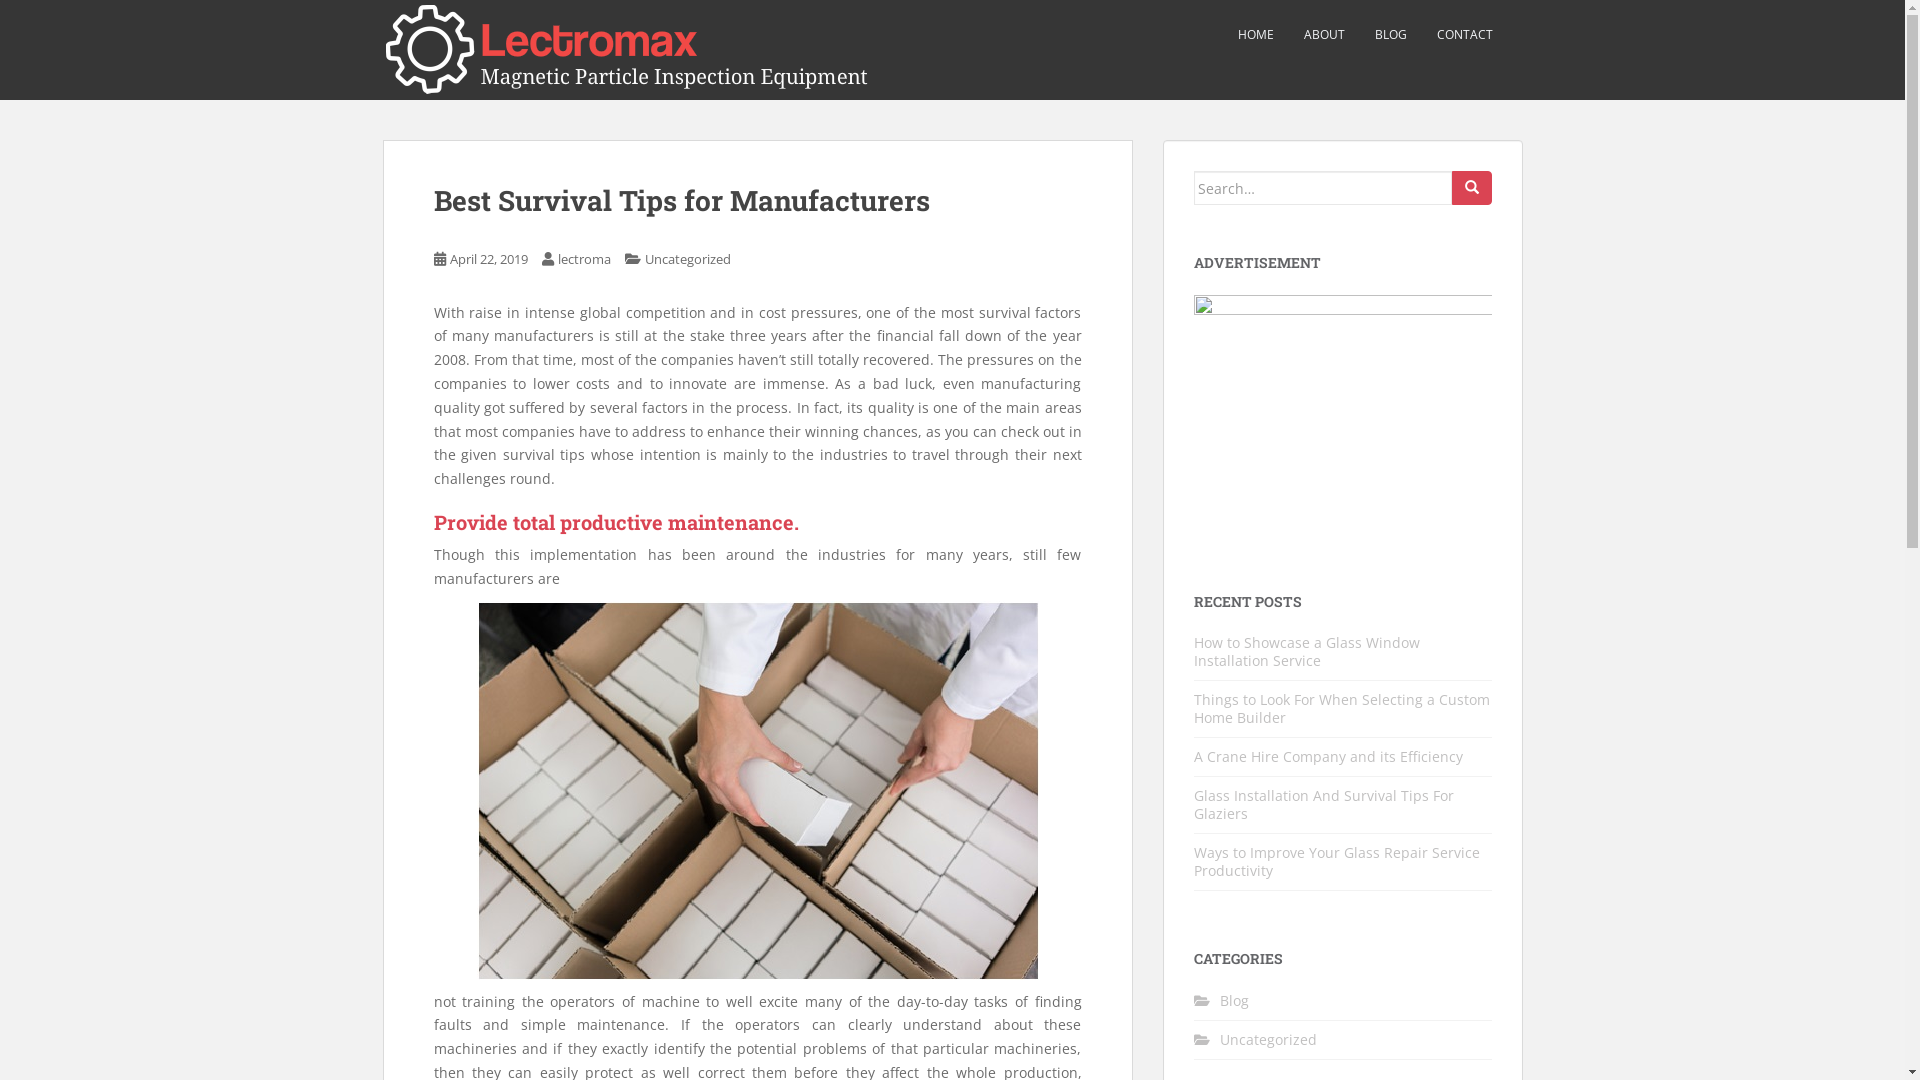  What do you see at coordinates (1194, 188) in the screenshot?
I see `'Search for:'` at bounding box center [1194, 188].